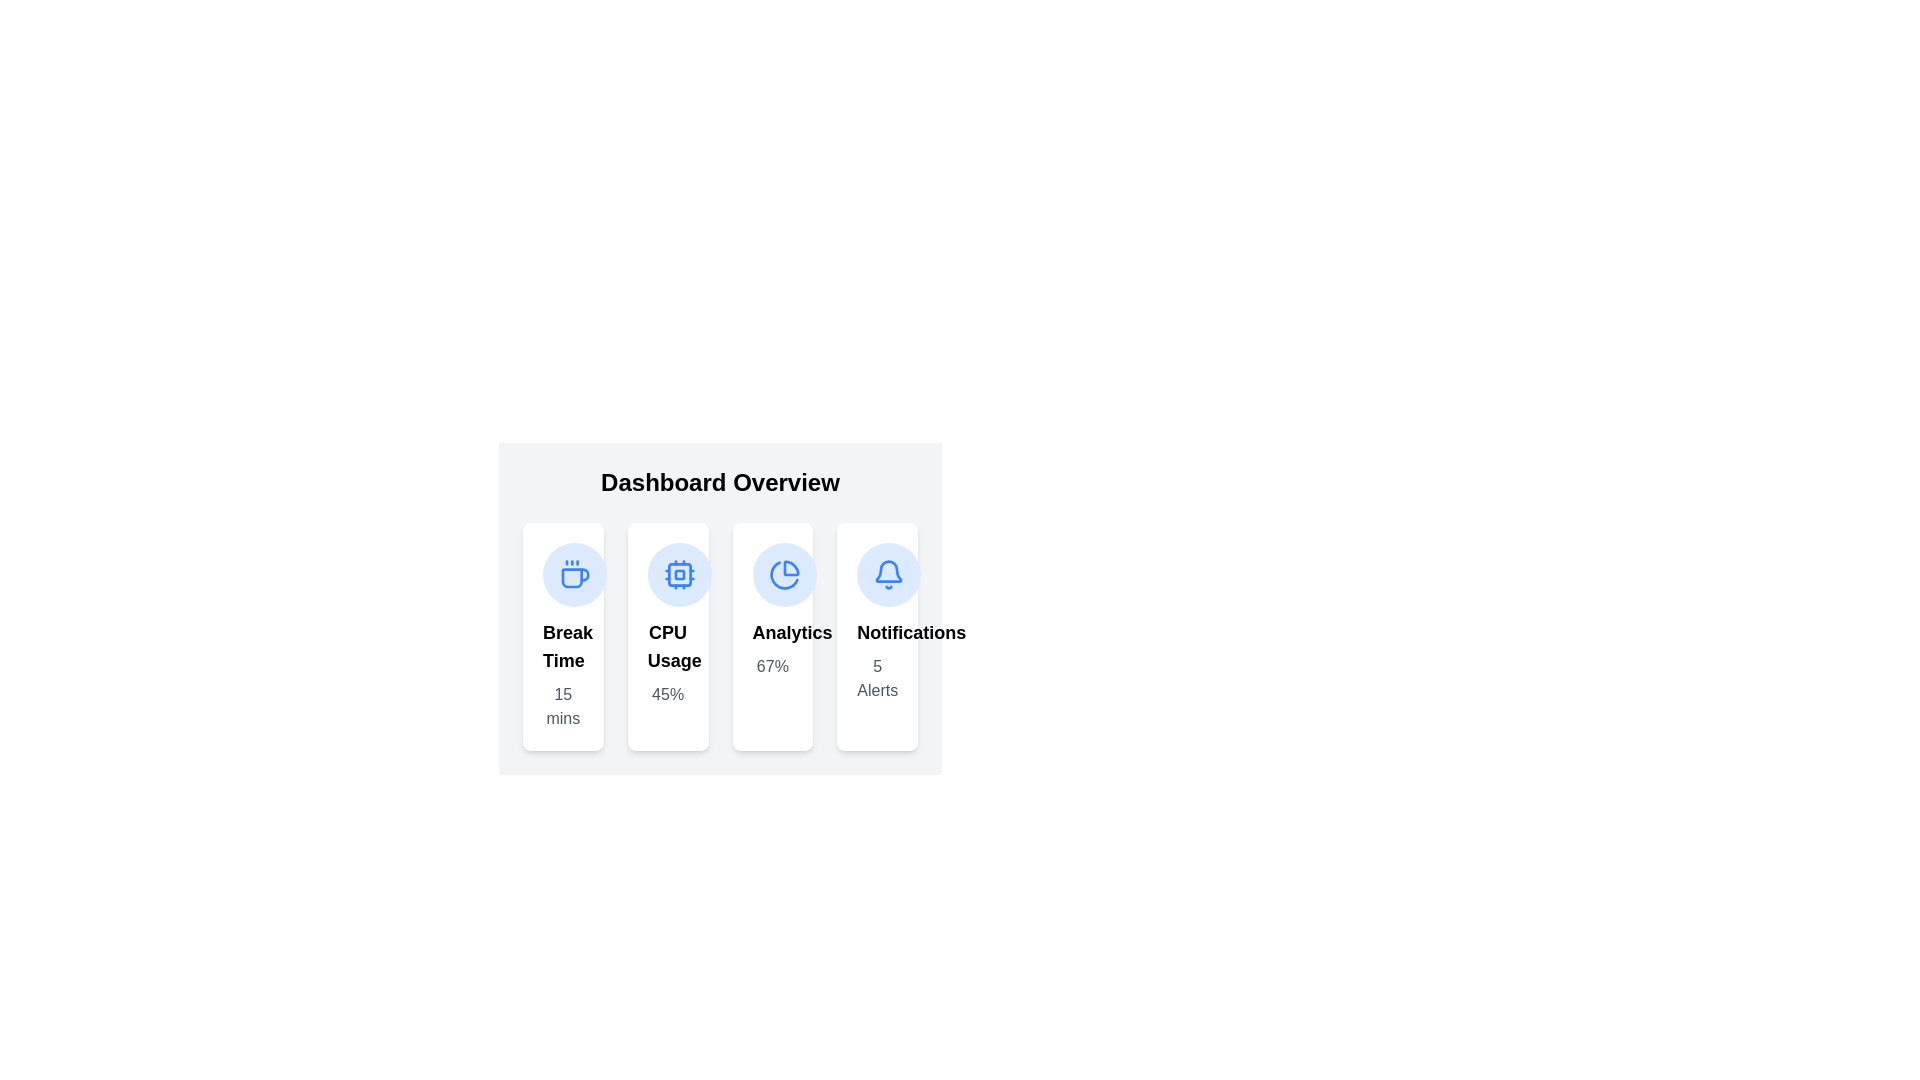 The height and width of the screenshot is (1080, 1920). I want to click on the text label displaying '67%' within the 'Analytics' card, which is the third card from the left in a row of four cards, so click(771, 648).